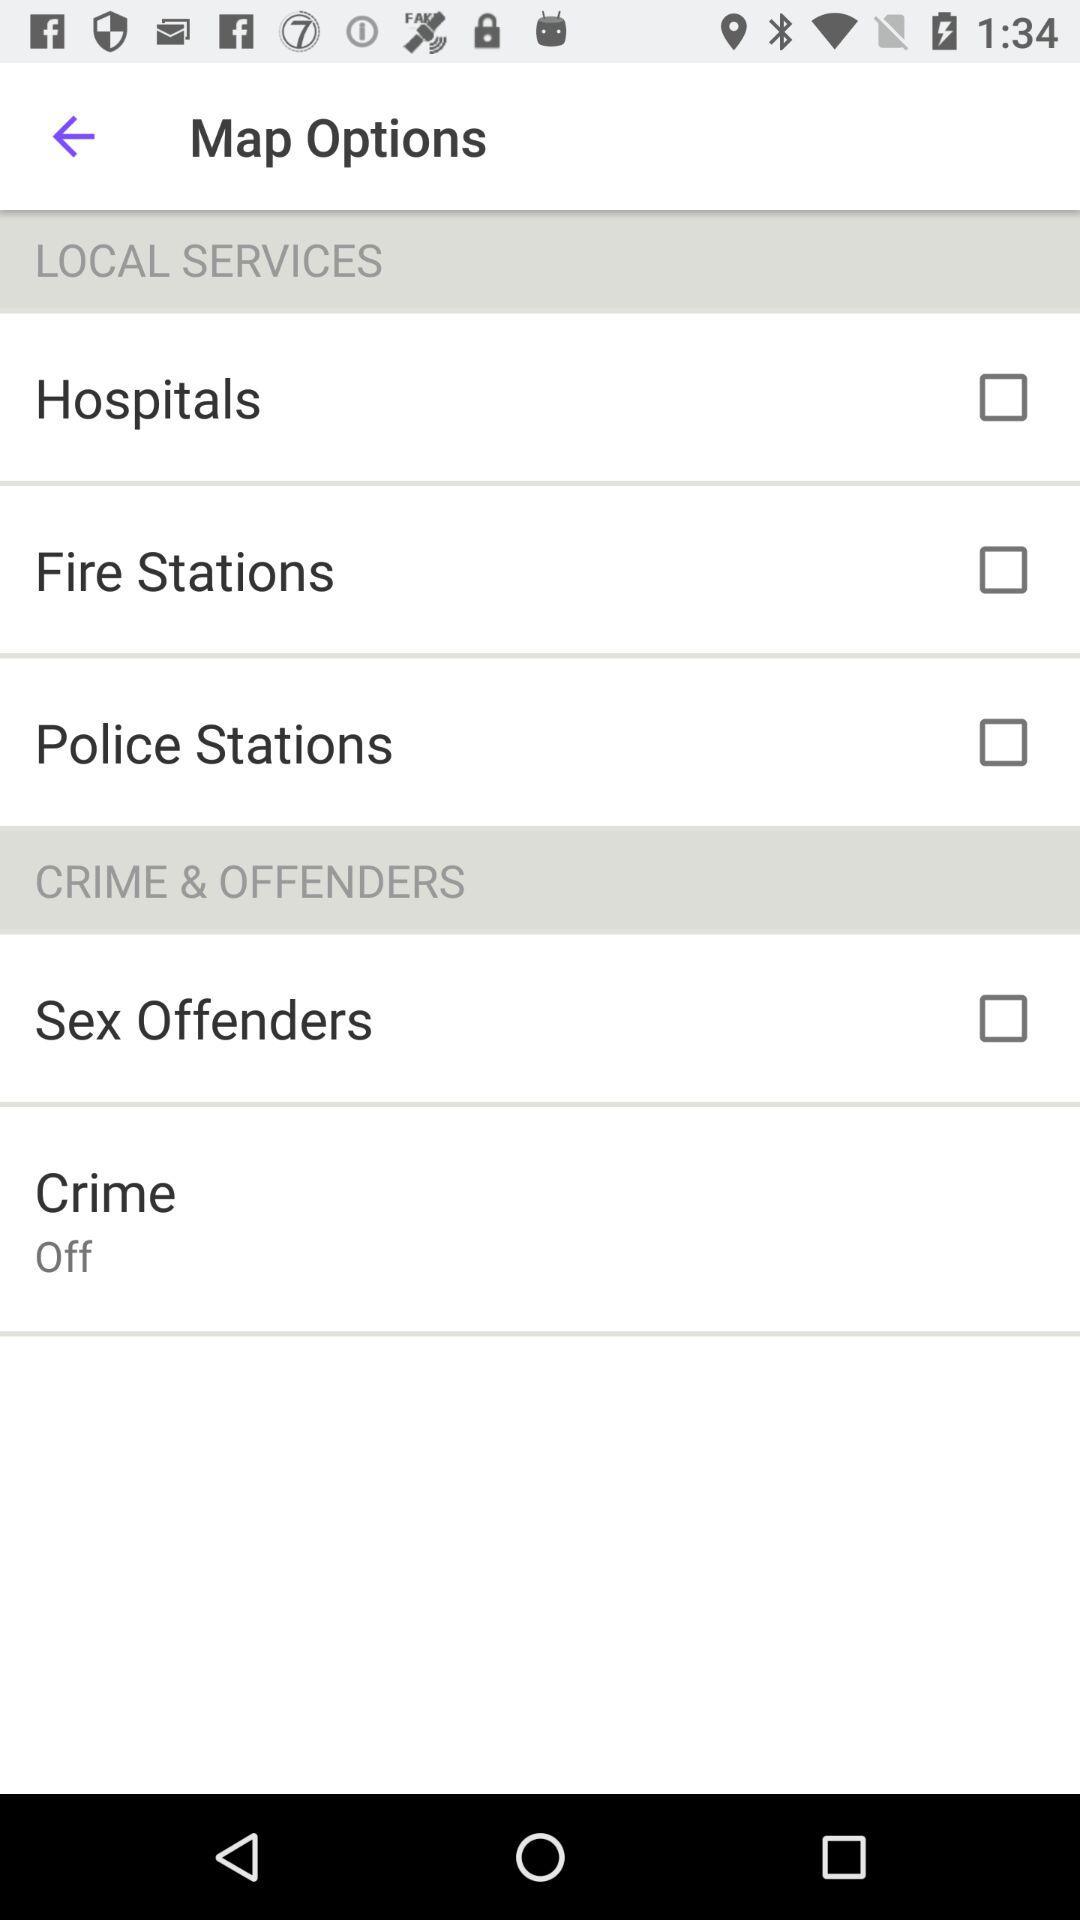  Describe the element at coordinates (72, 135) in the screenshot. I see `icon to the left of map options` at that location.